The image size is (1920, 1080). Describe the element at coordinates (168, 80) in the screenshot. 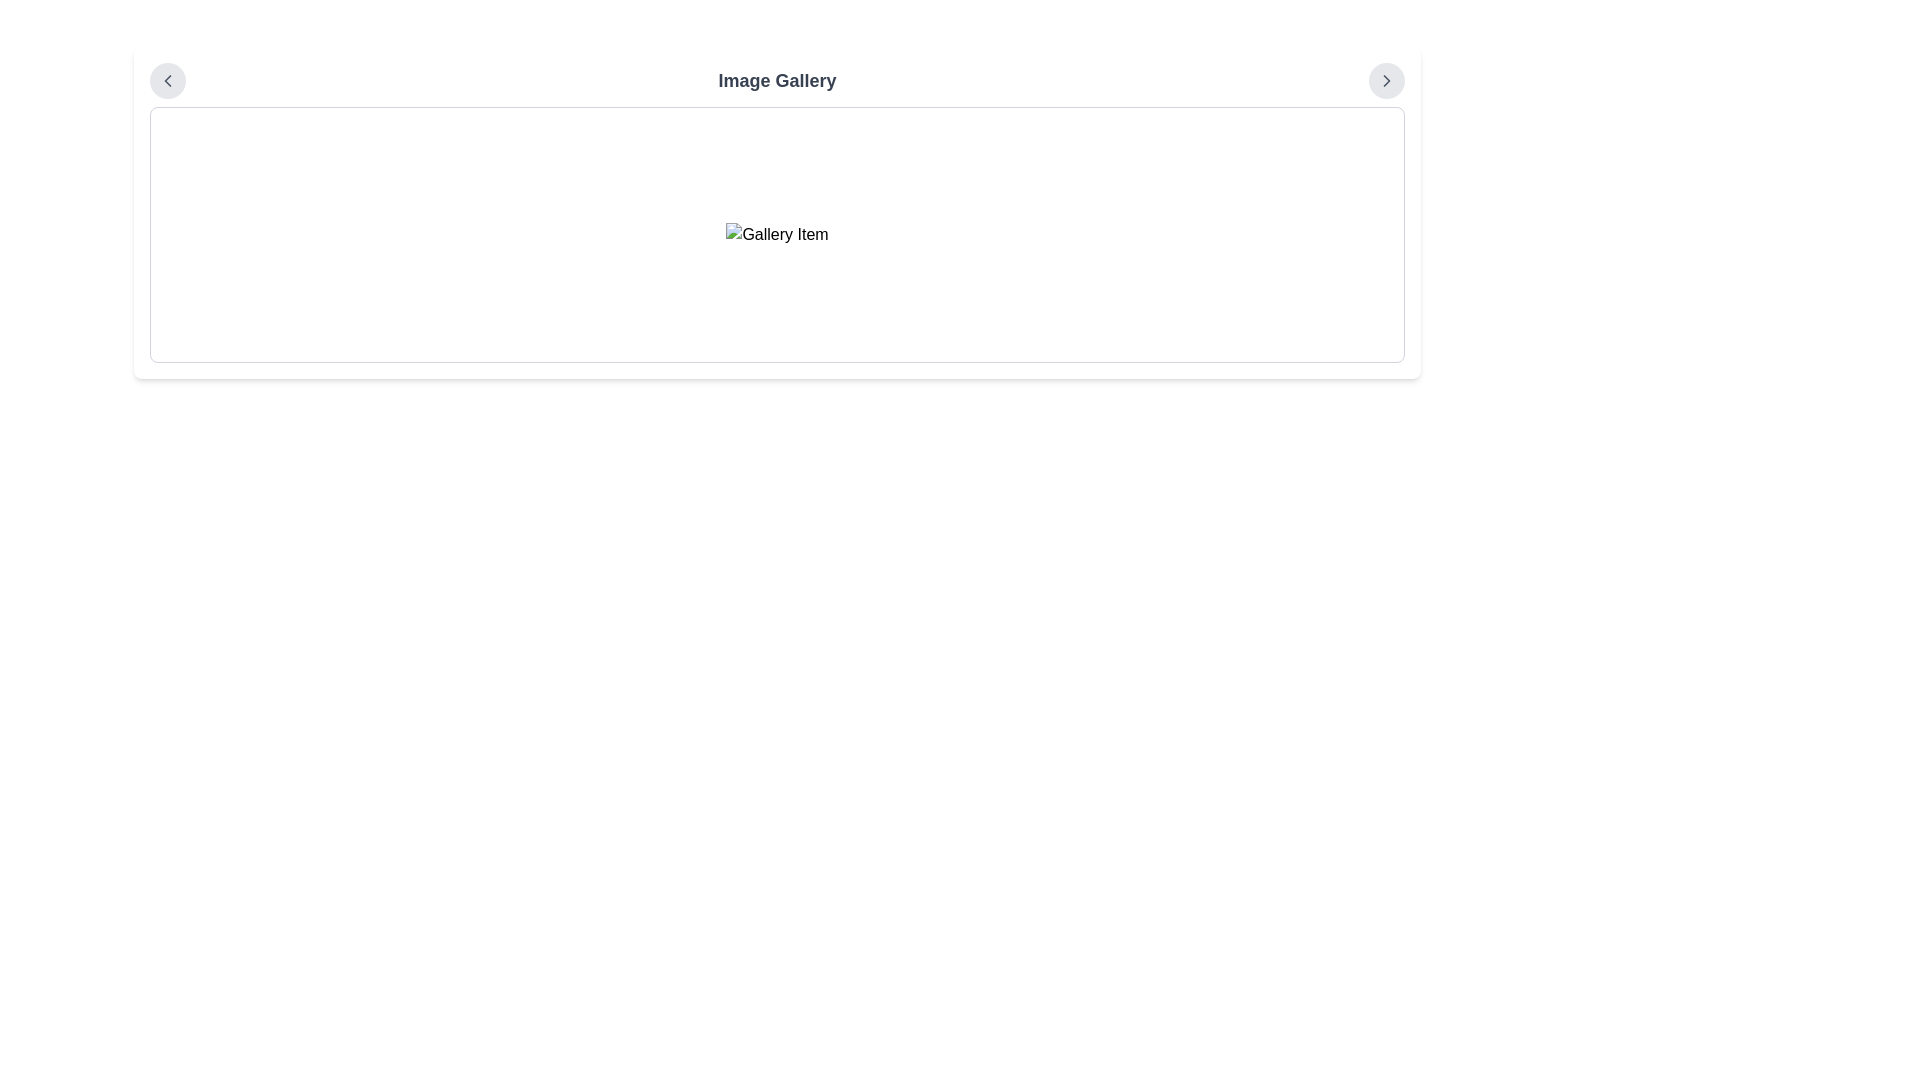

I see `the left-facing chevron icon located at the top-left corner of the interface` at that location.